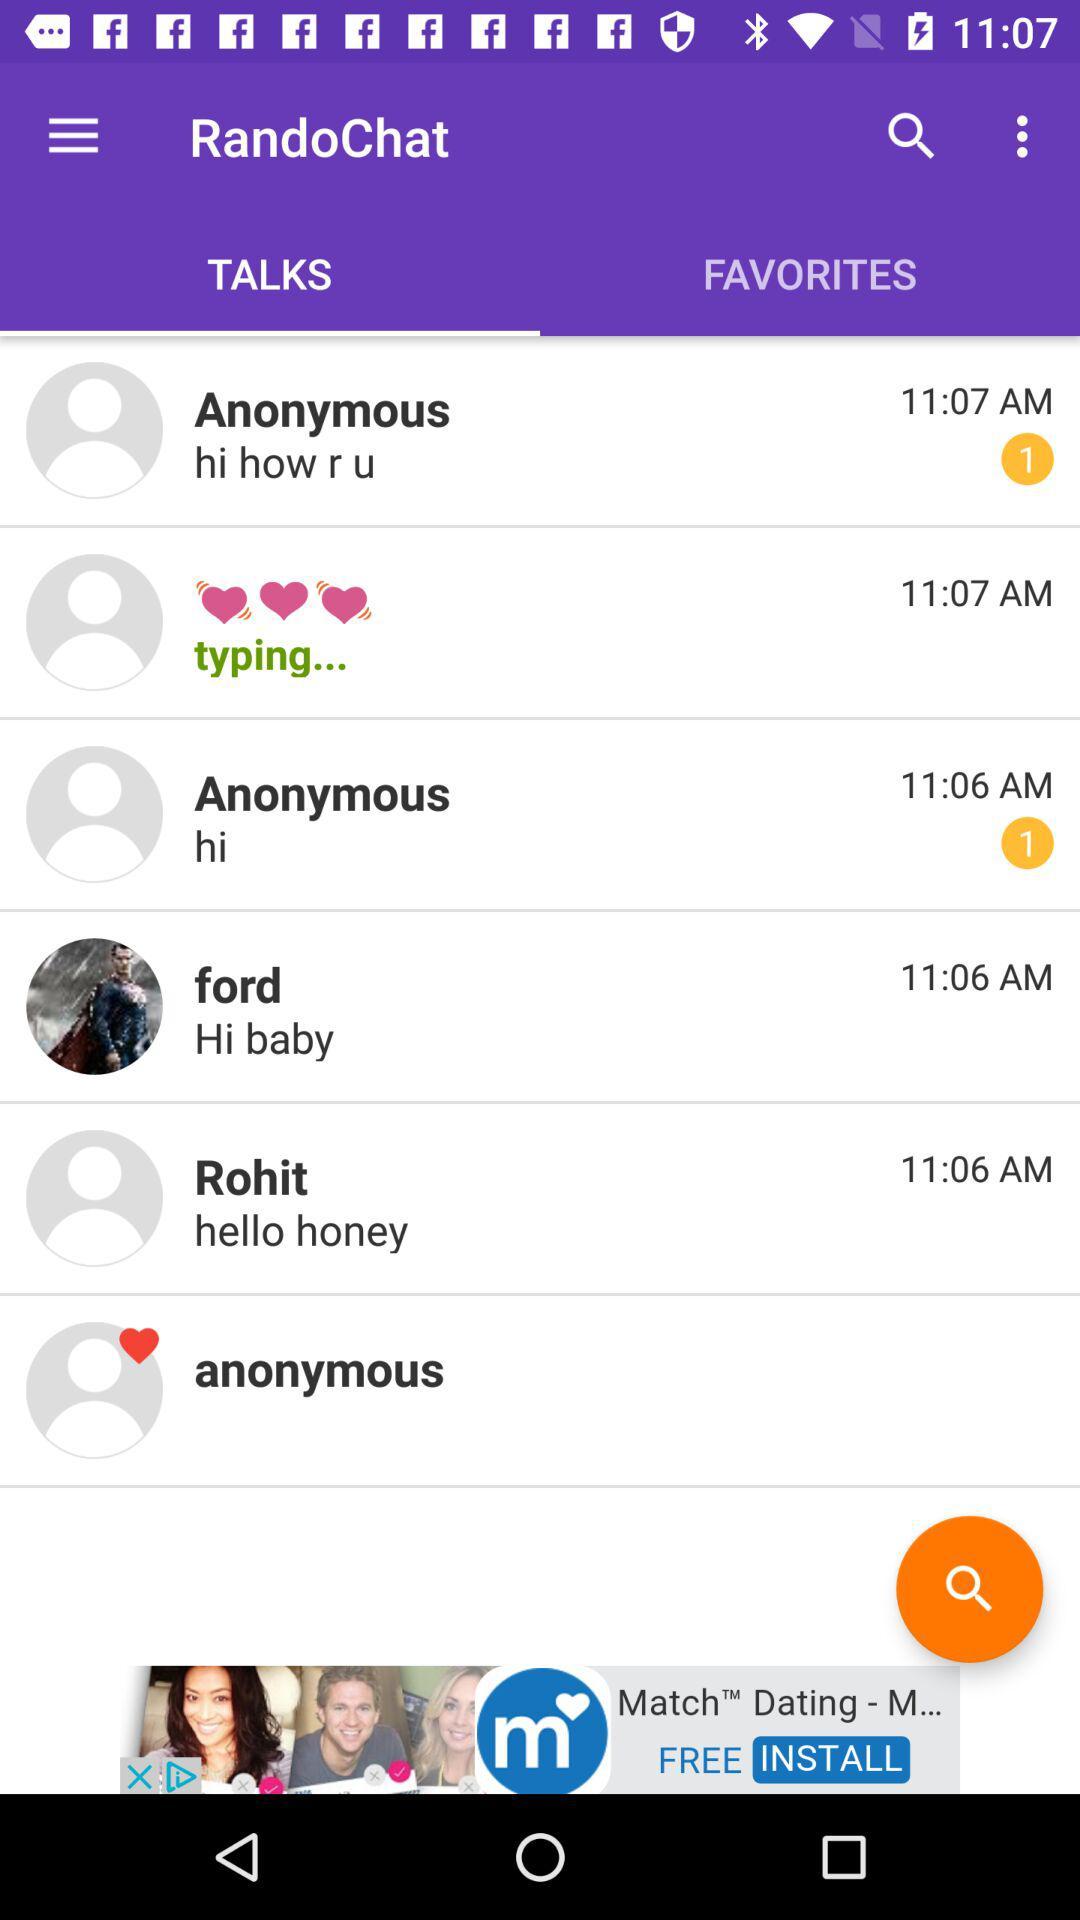 Image resolution: width=1080 pixels, height=1920 pixels. I want to click on search option, so click(968, 1588).